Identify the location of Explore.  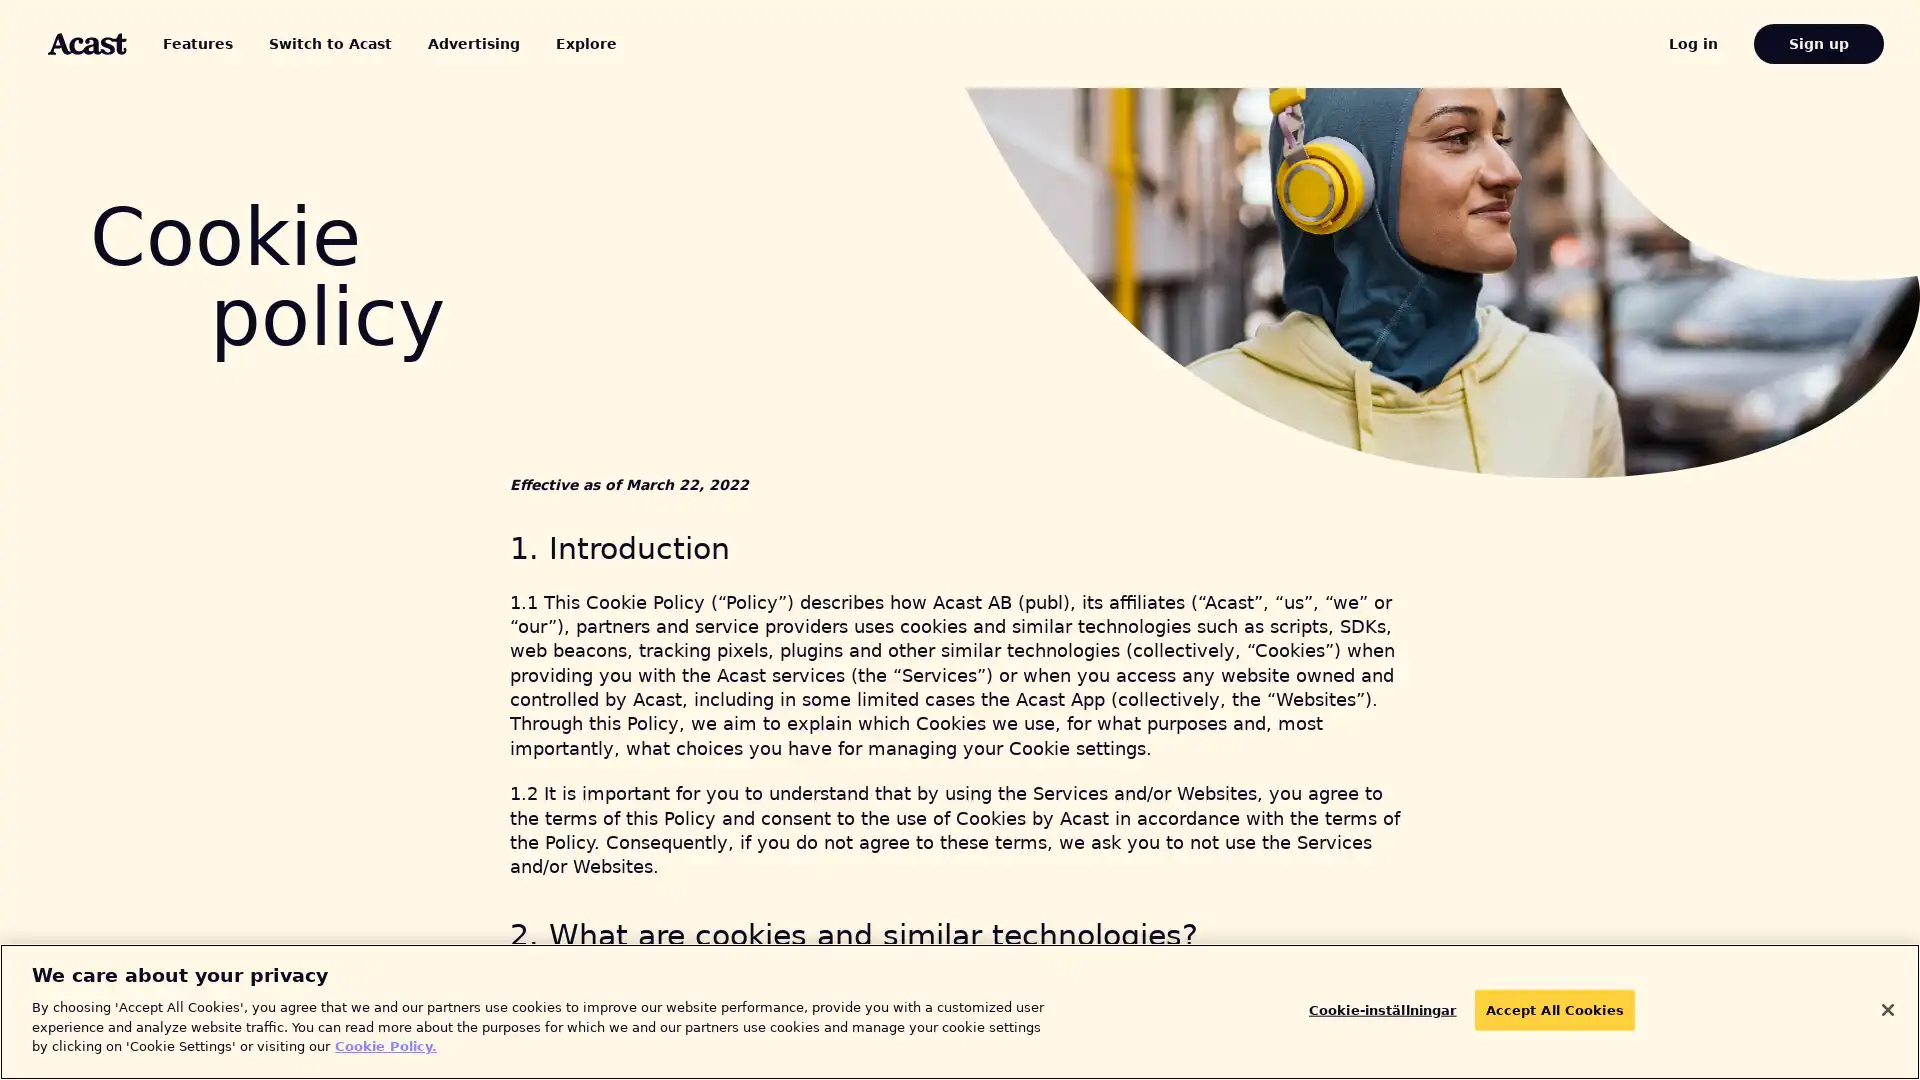
(532, 43).